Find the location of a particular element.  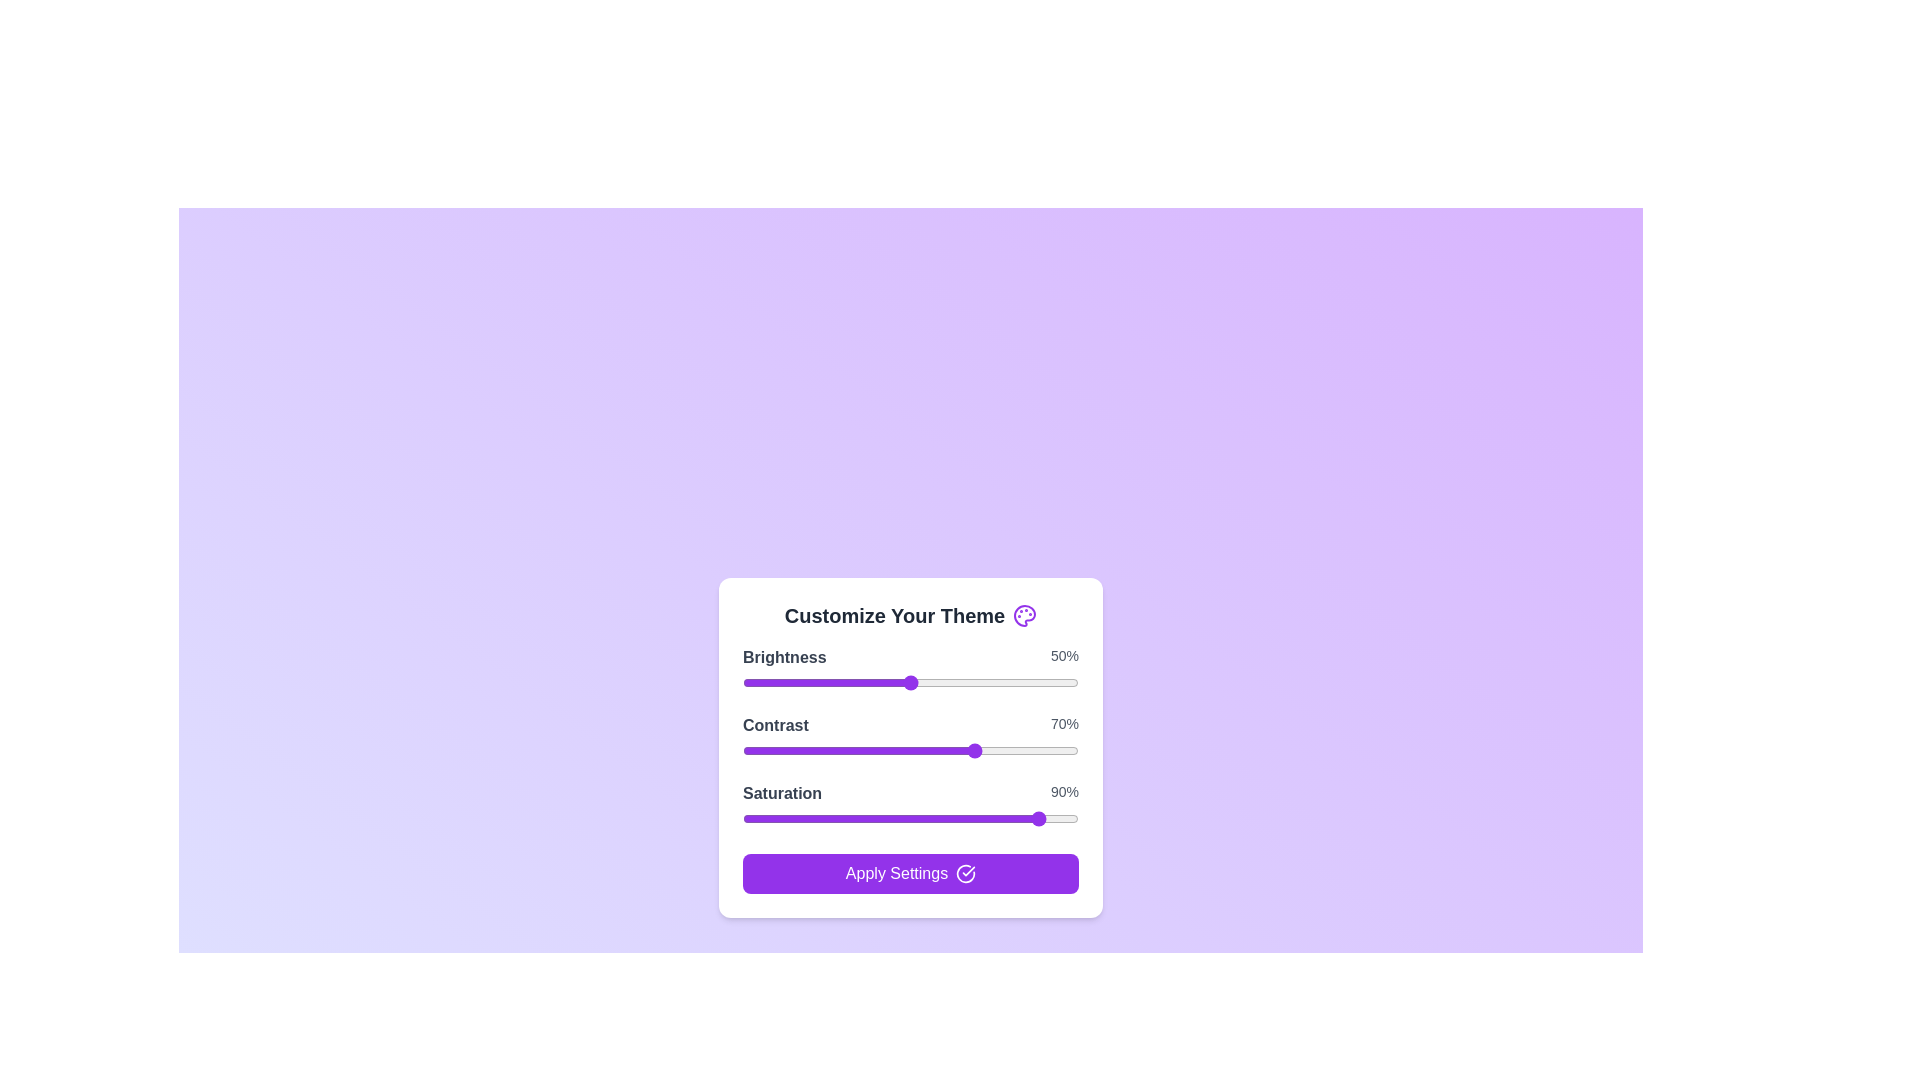

the brightness slider to 47% is located at coordinates (899, 681).